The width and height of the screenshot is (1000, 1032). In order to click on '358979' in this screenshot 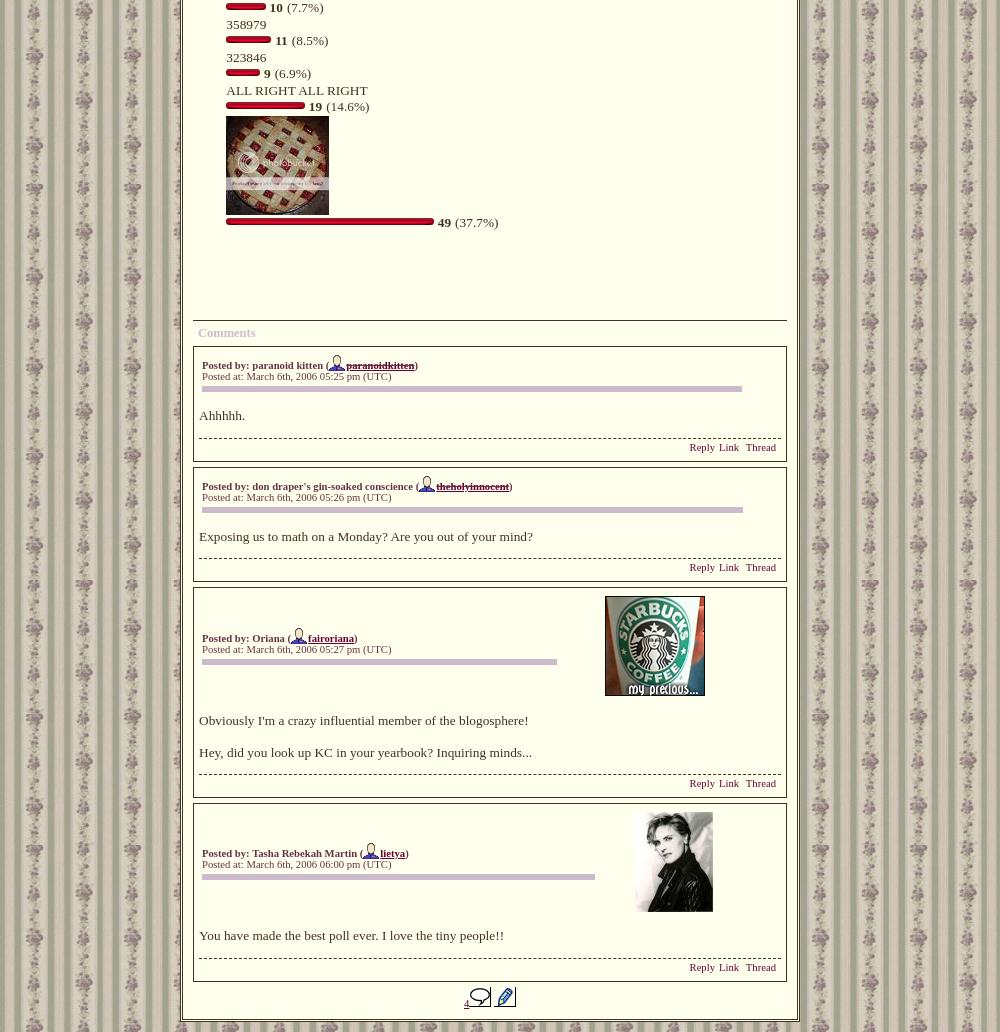, I will do `click(245, 23)`.